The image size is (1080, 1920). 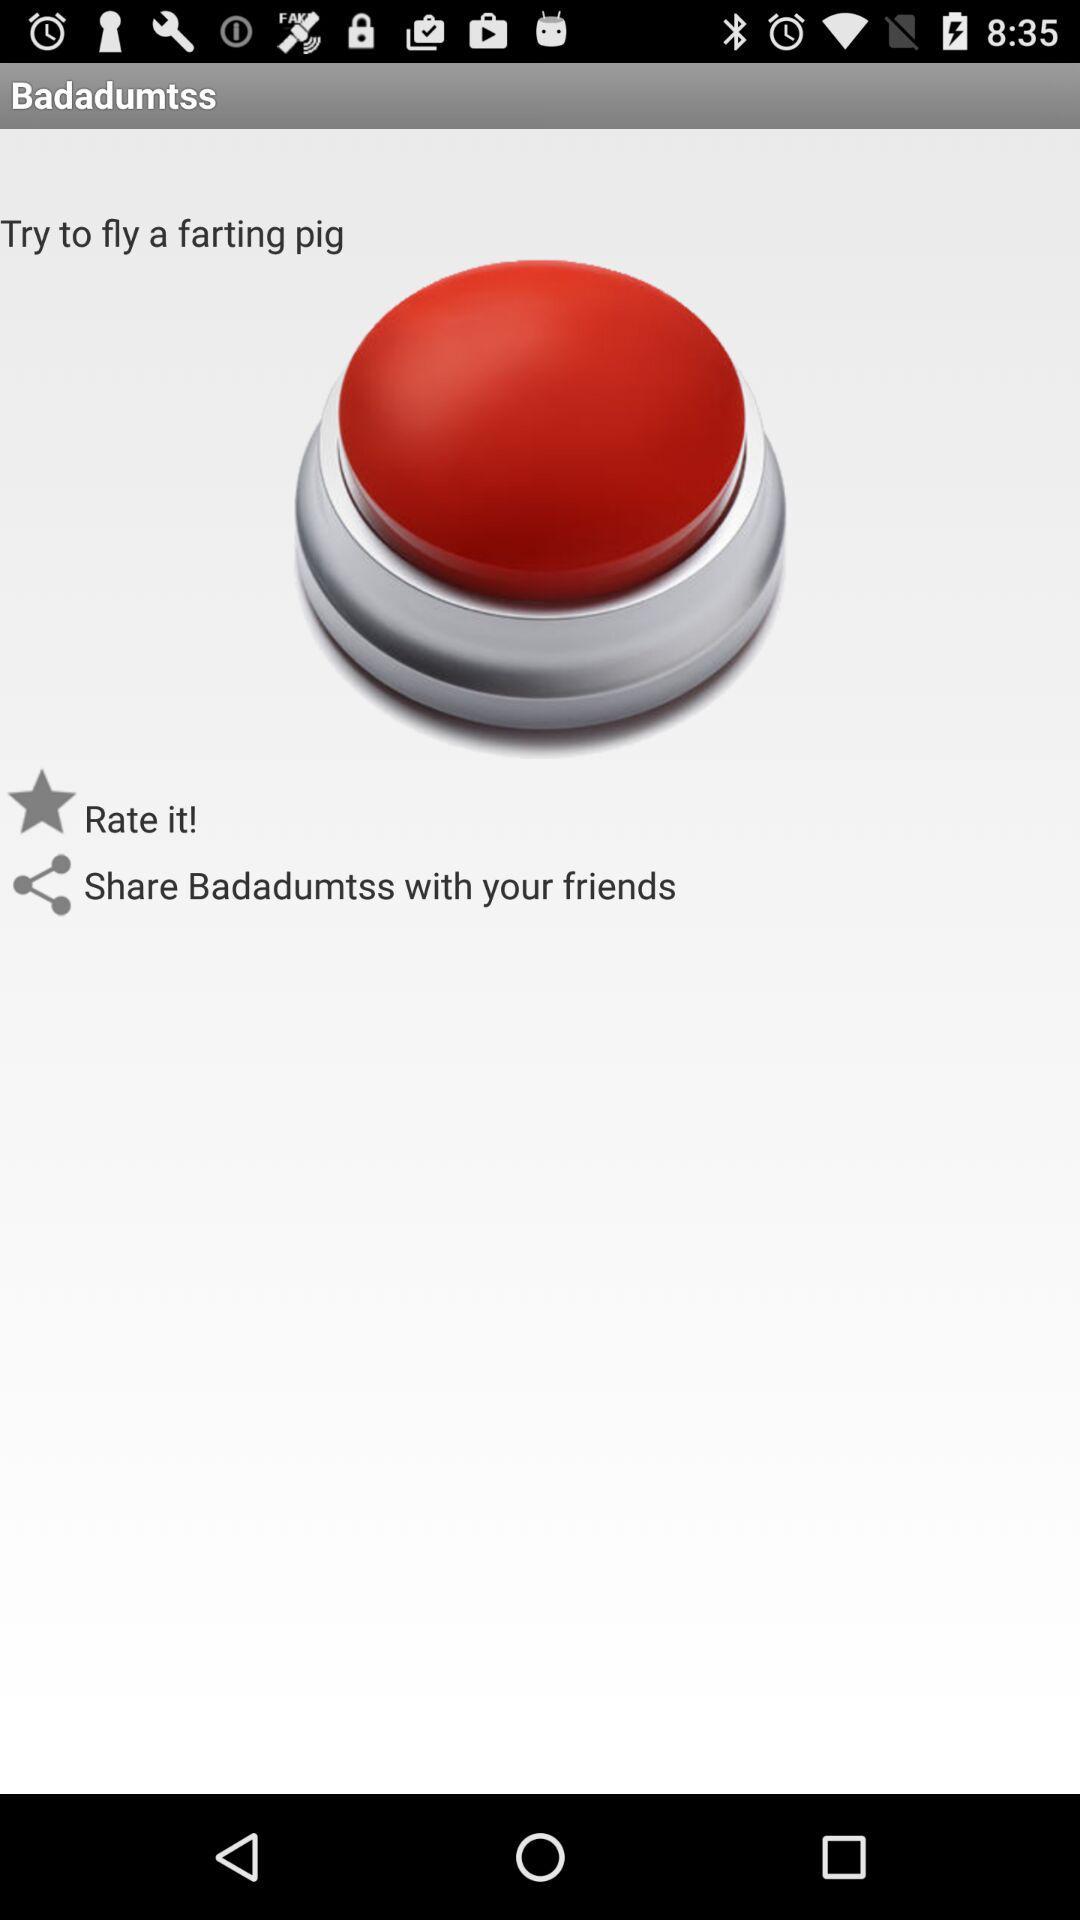 What do you see at coordinates (171, 232) in the screenshot?
I see `app at the top left corner` at bounding box center [171, 232].